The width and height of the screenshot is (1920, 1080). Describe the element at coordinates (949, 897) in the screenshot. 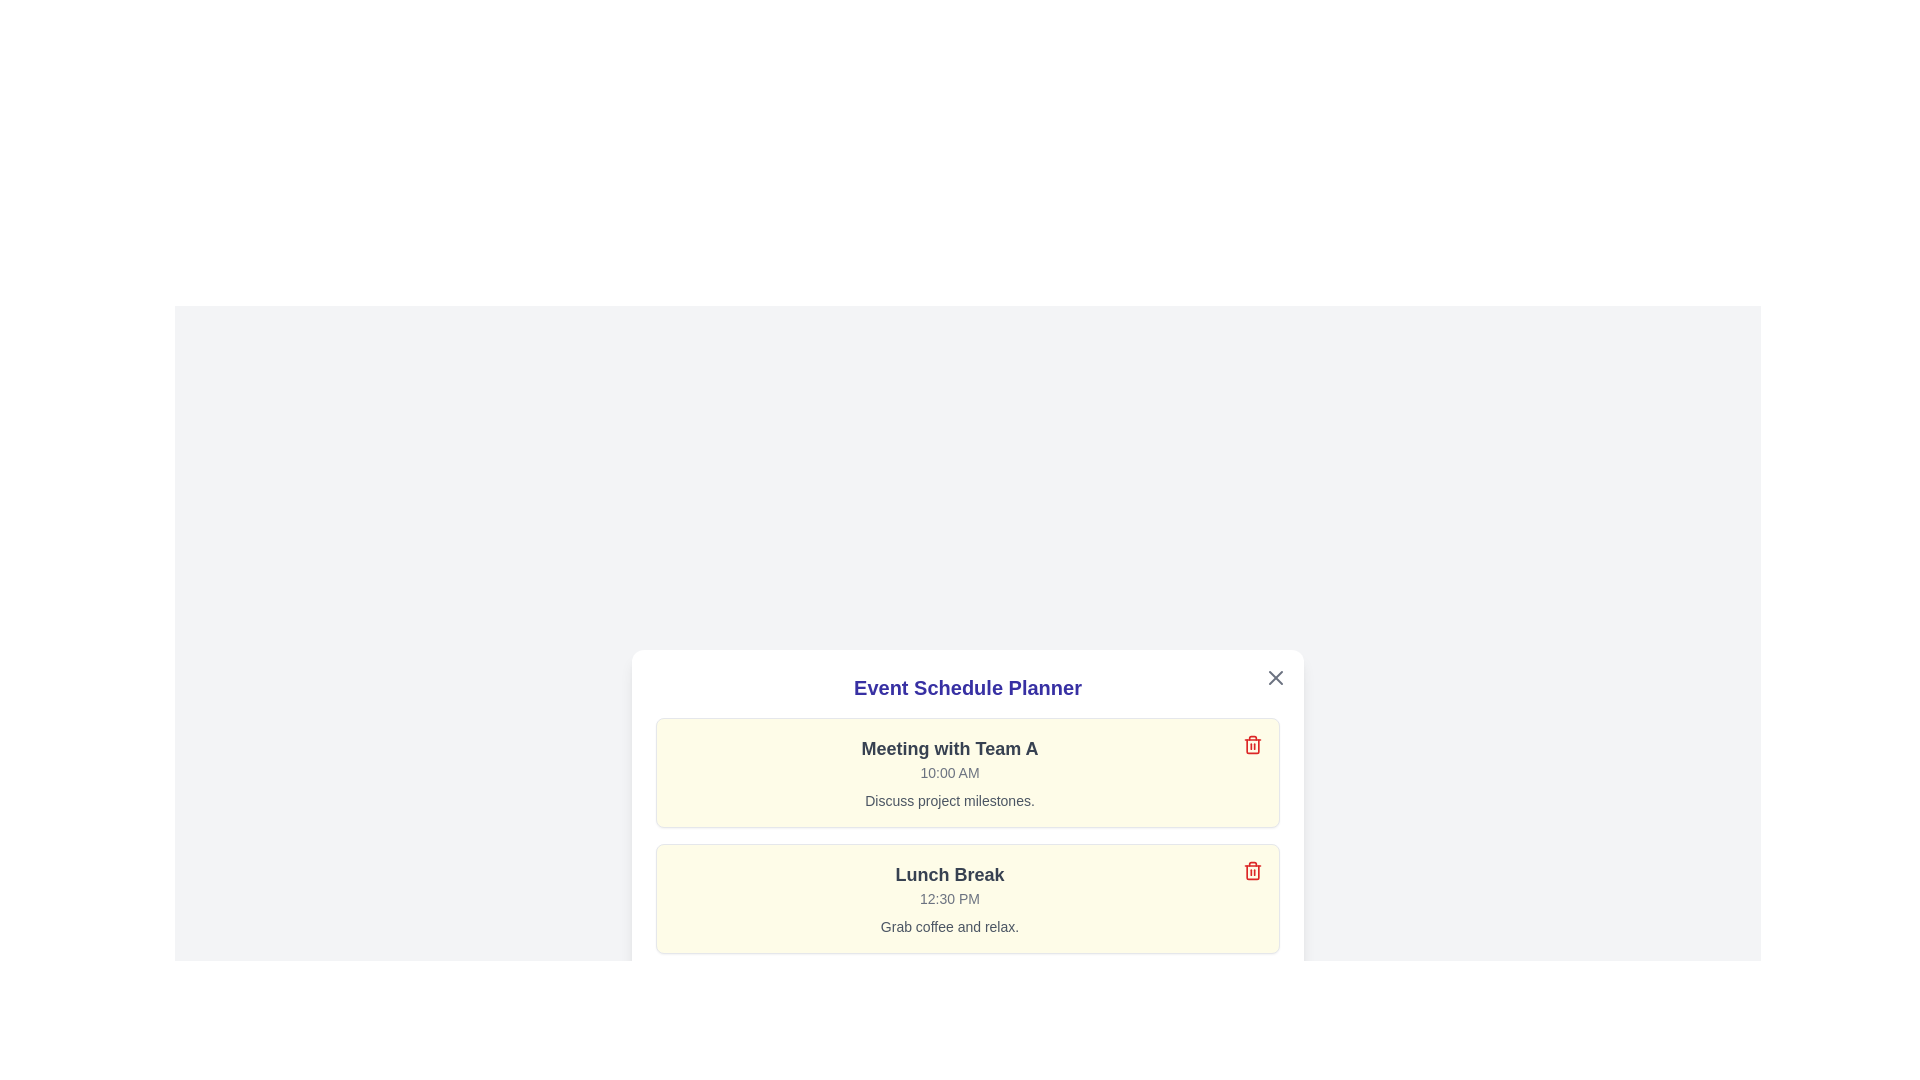

I see `information displayed in the 'Lunch Break' card, which includes the title, time, and description` at that location.